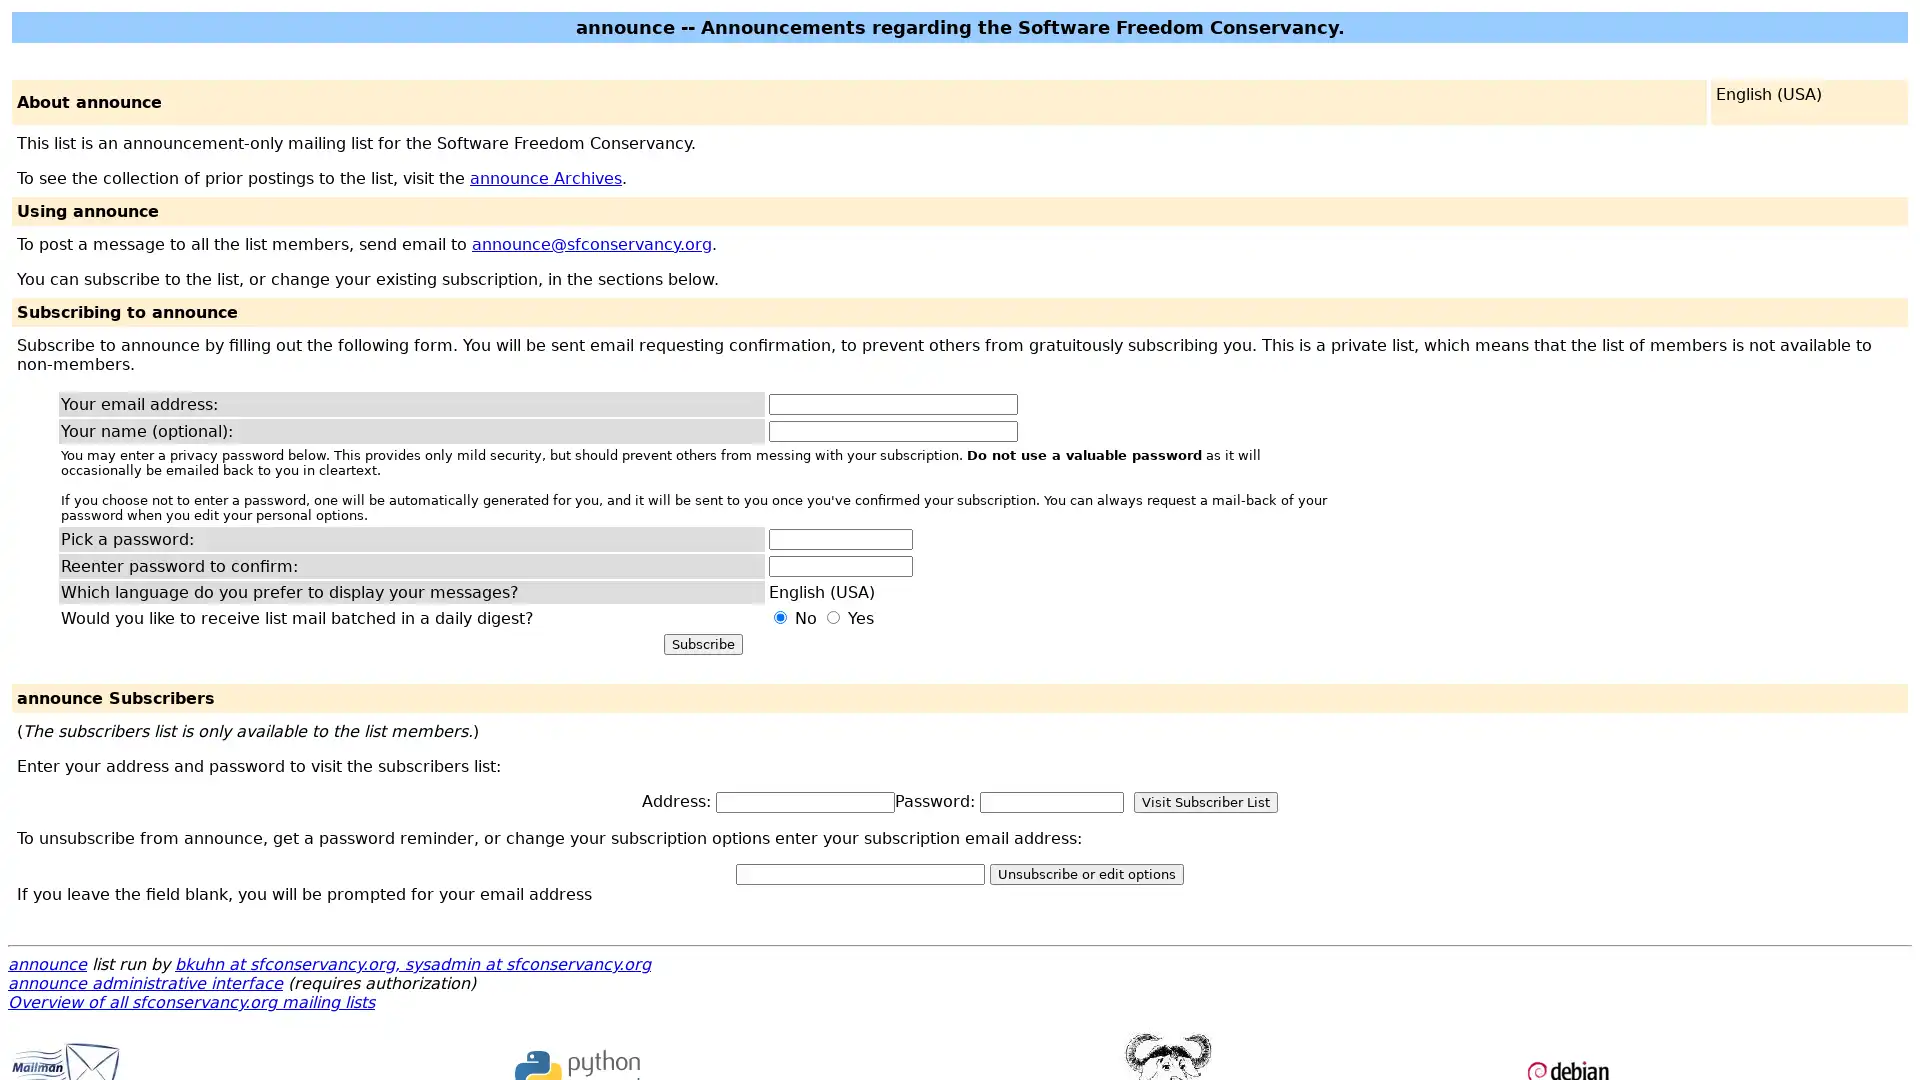  I want to click on Subscribe, so click(702, 644).